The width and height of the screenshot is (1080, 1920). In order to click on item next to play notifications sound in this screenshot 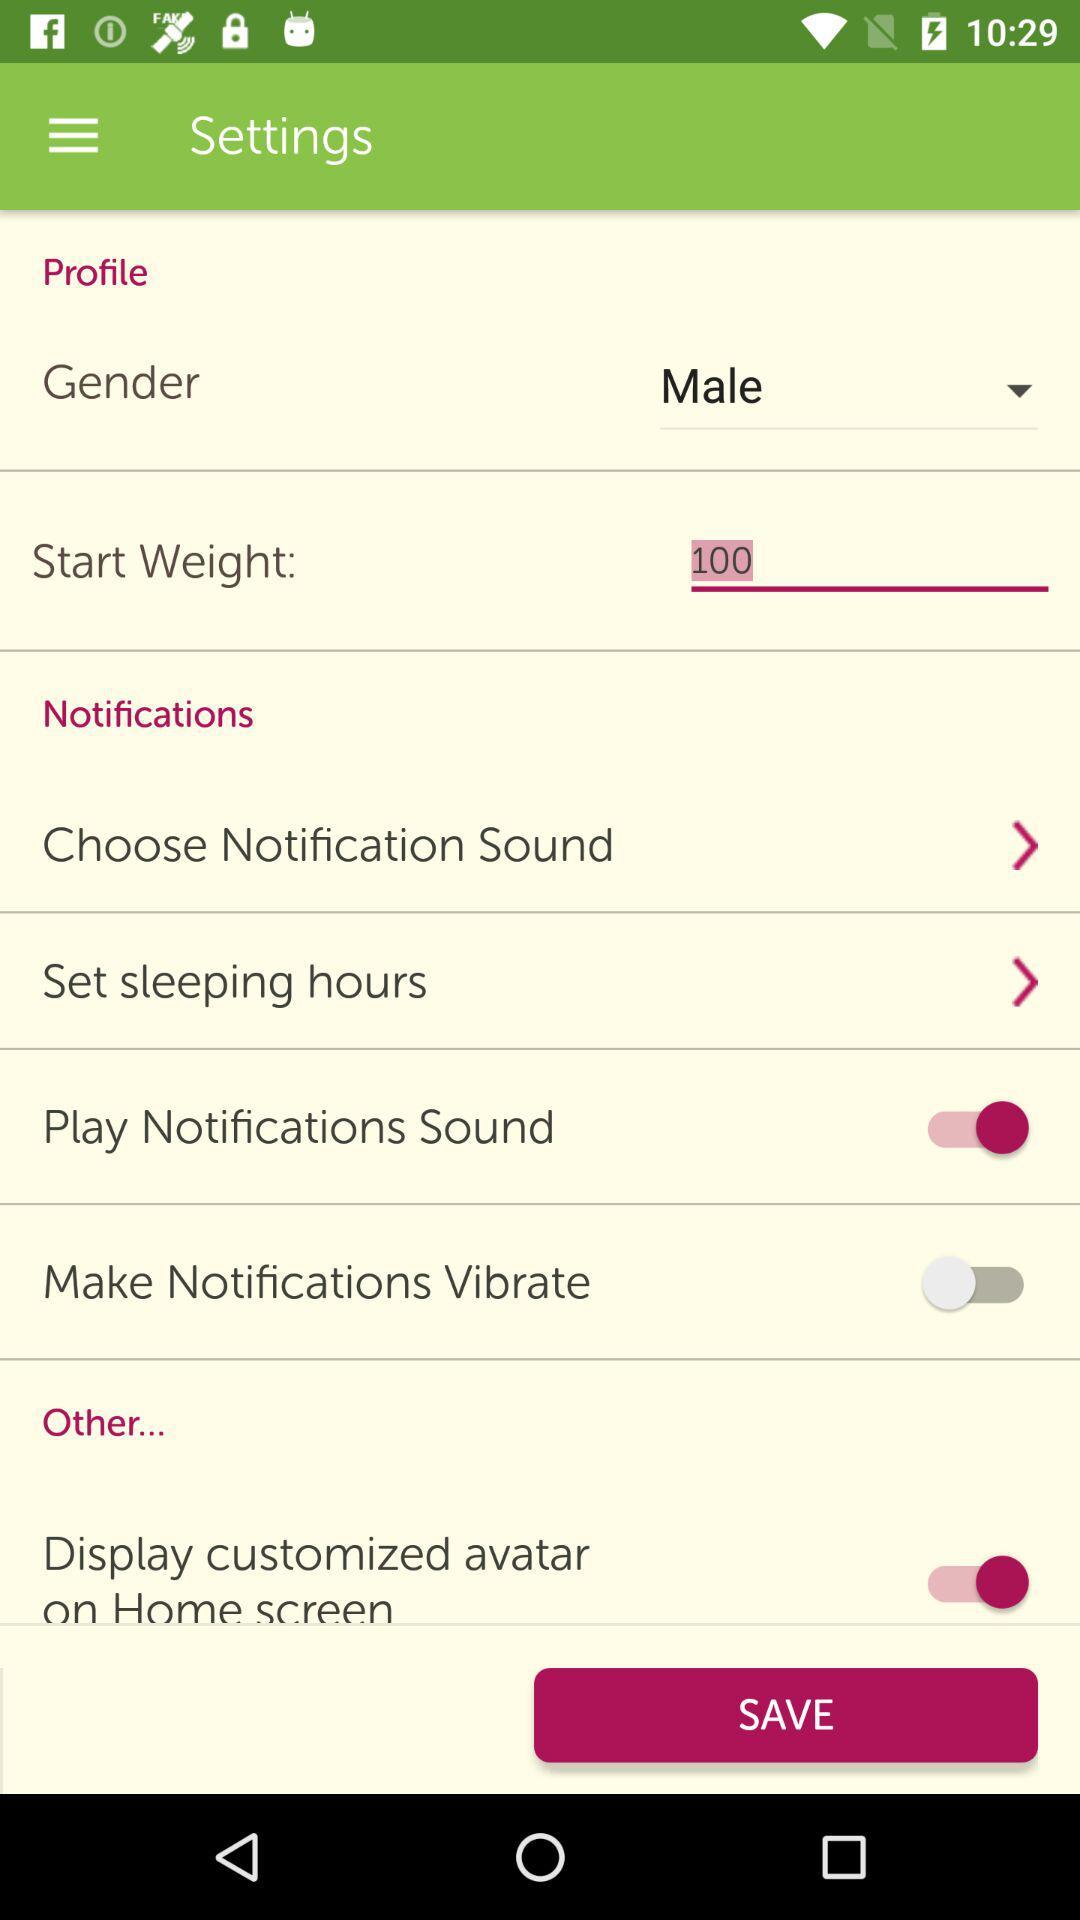, I will do `click(974, 1127)`.